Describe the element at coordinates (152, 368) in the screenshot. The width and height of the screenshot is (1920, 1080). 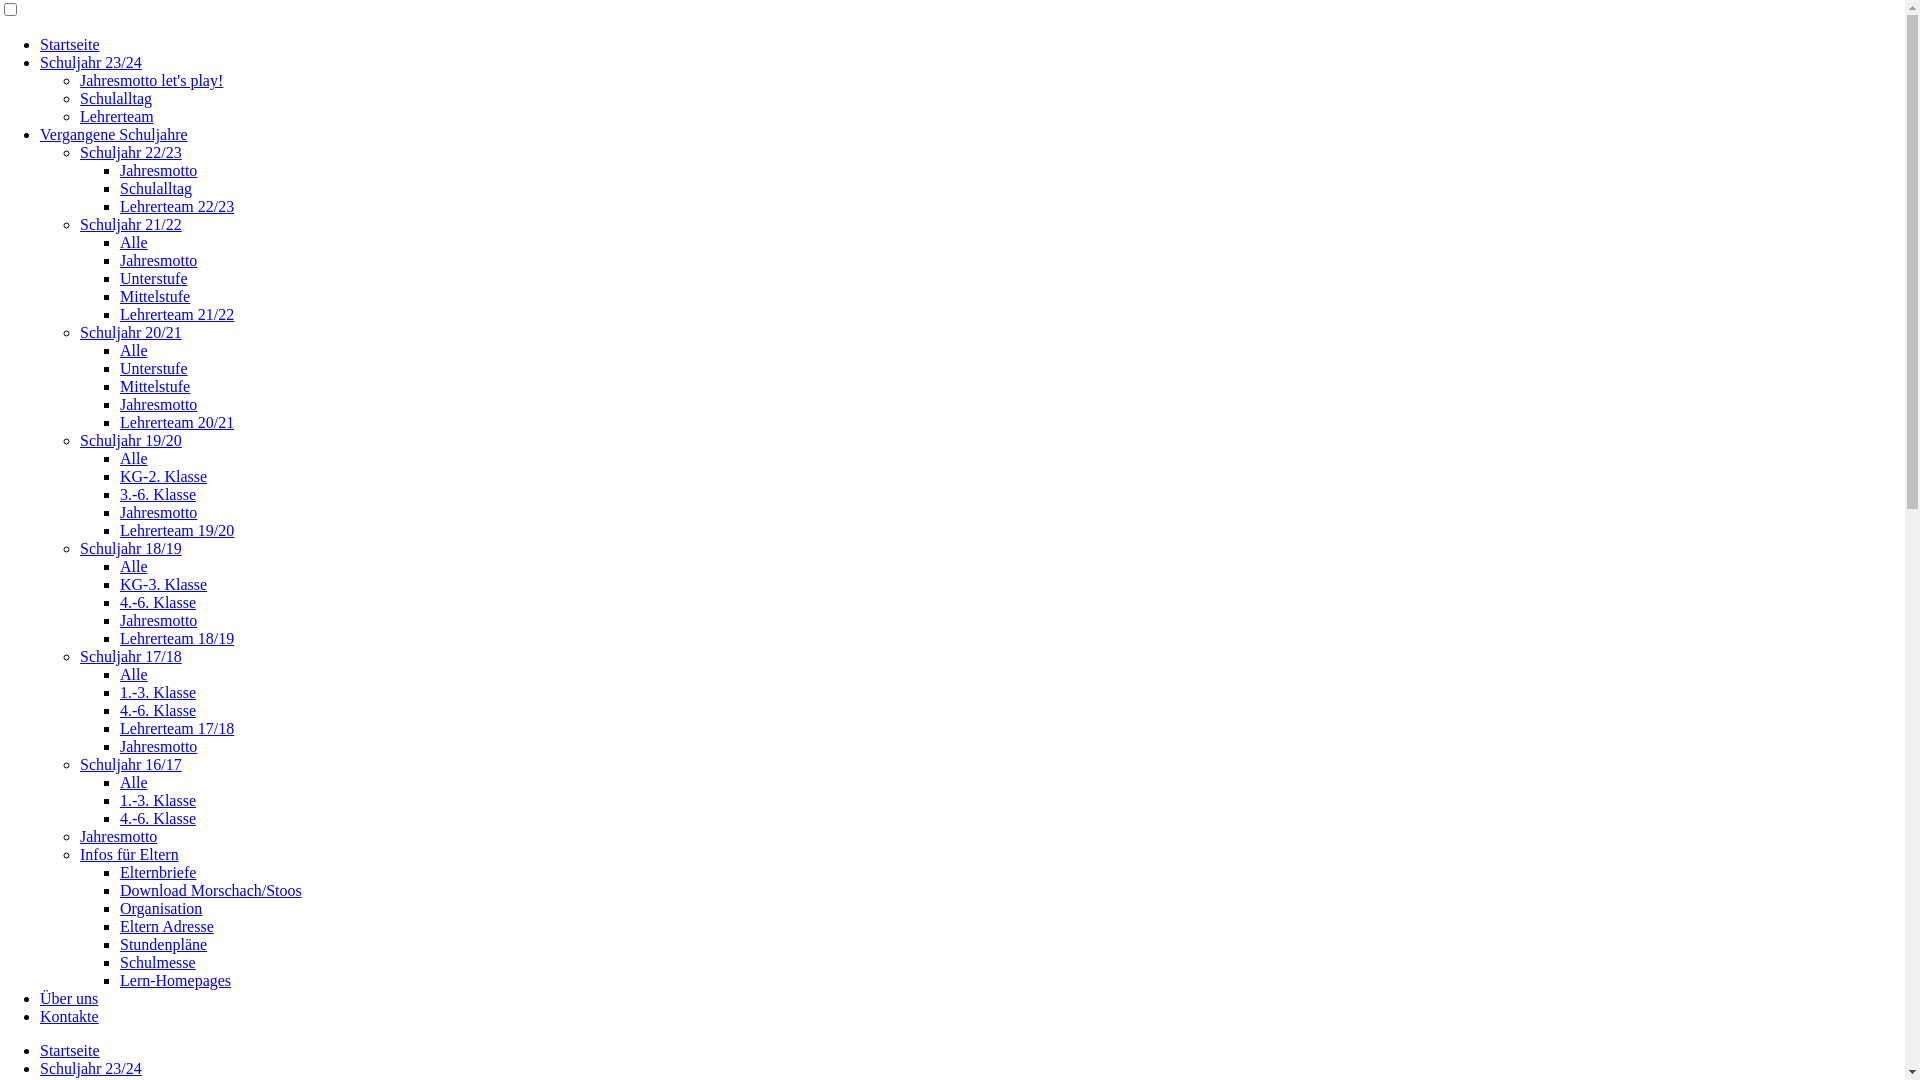
I see `'Unterstufe'` at that location.